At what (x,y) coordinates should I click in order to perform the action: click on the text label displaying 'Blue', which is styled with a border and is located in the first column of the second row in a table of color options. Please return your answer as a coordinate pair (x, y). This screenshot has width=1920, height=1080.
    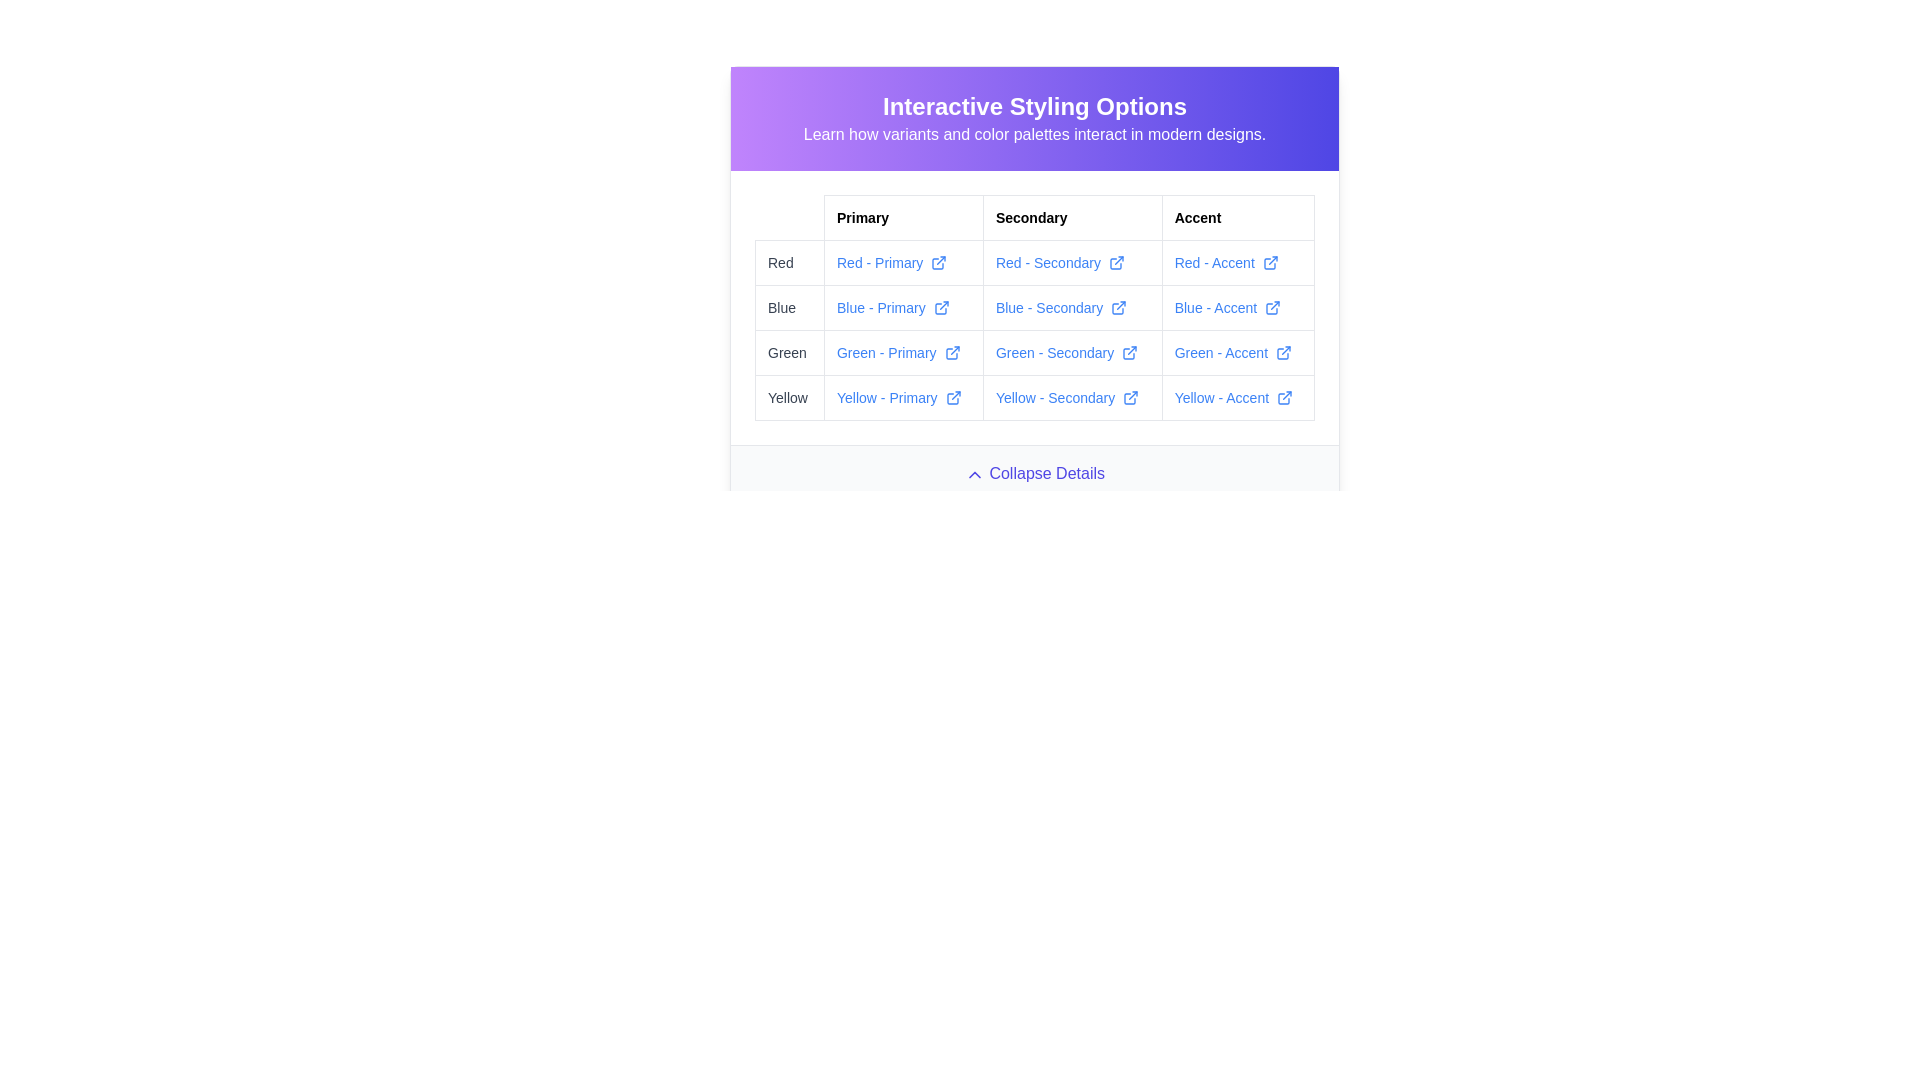
    Looking at the image, I should click on (789, 308).